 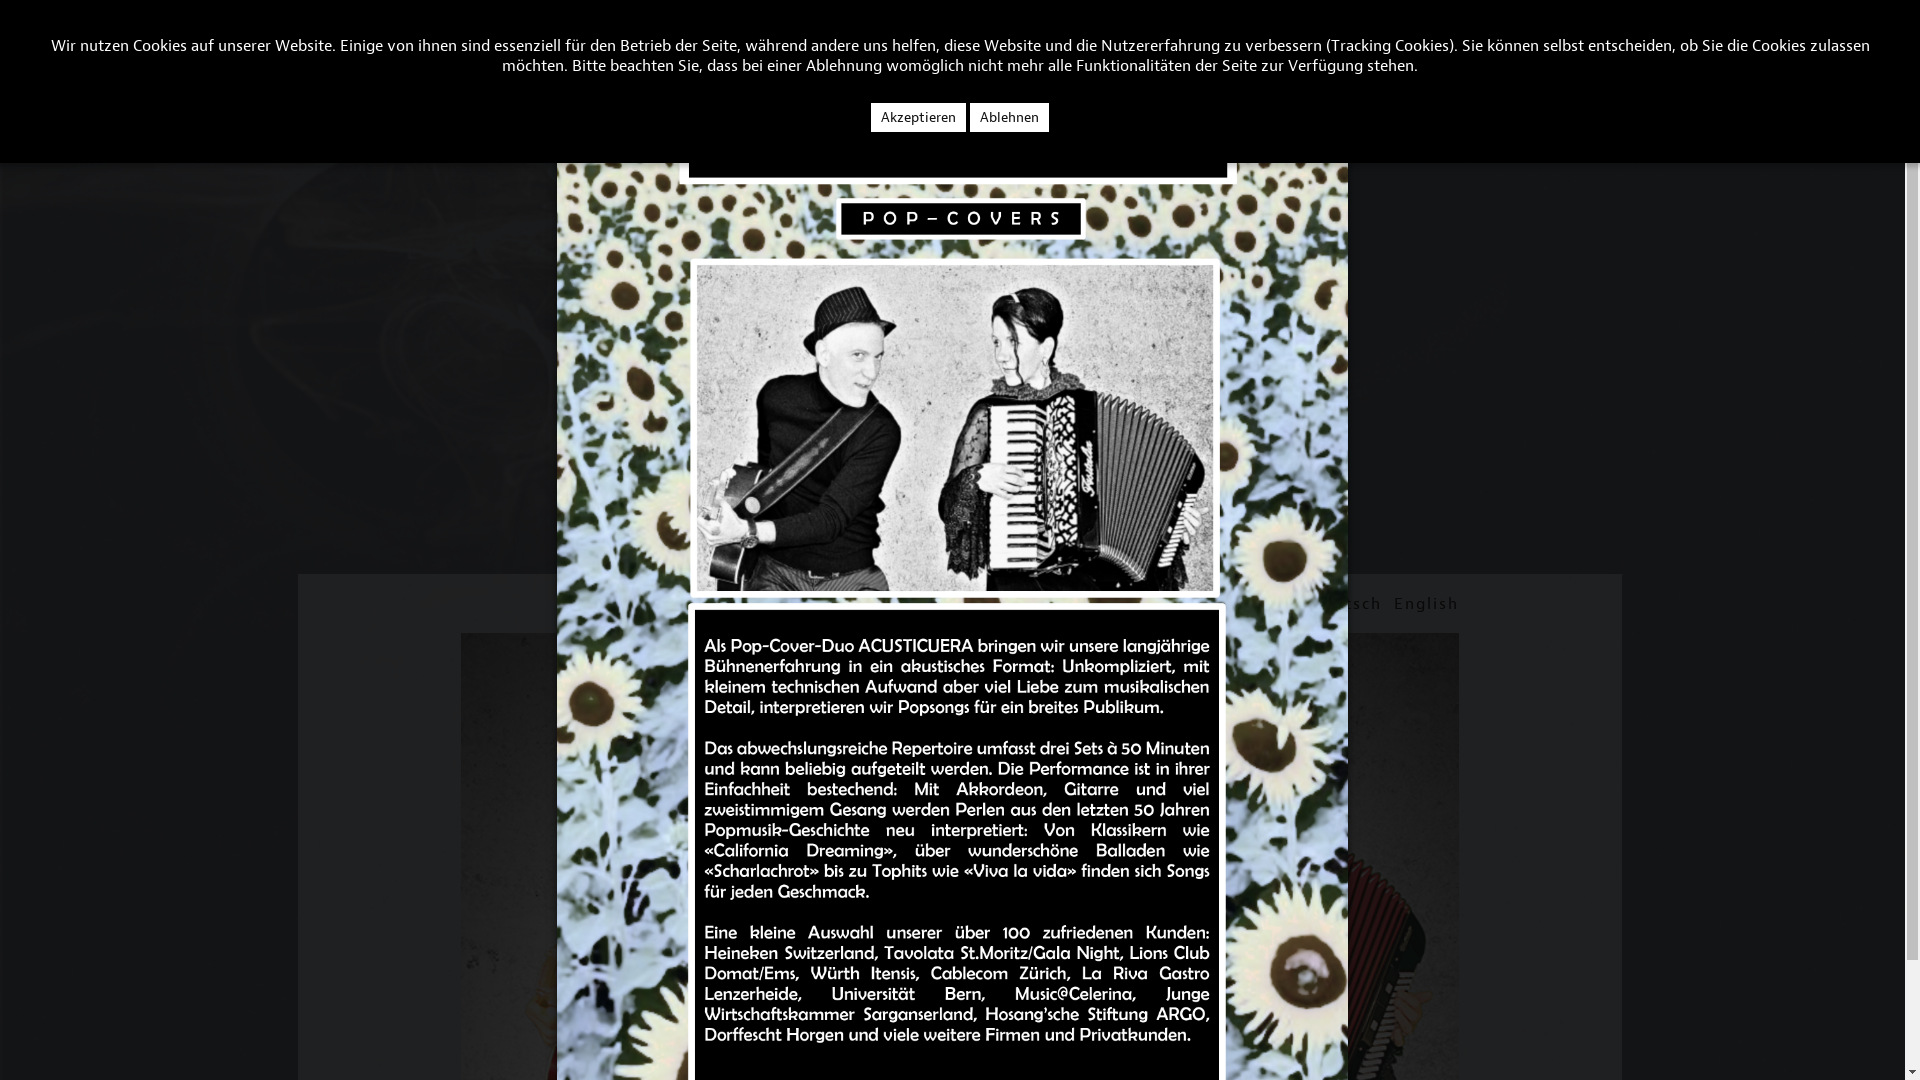 What do you see at coordinates (276, 56) in the screenshot?
I see `'CONTACT'` at bounding box center [276, 56].